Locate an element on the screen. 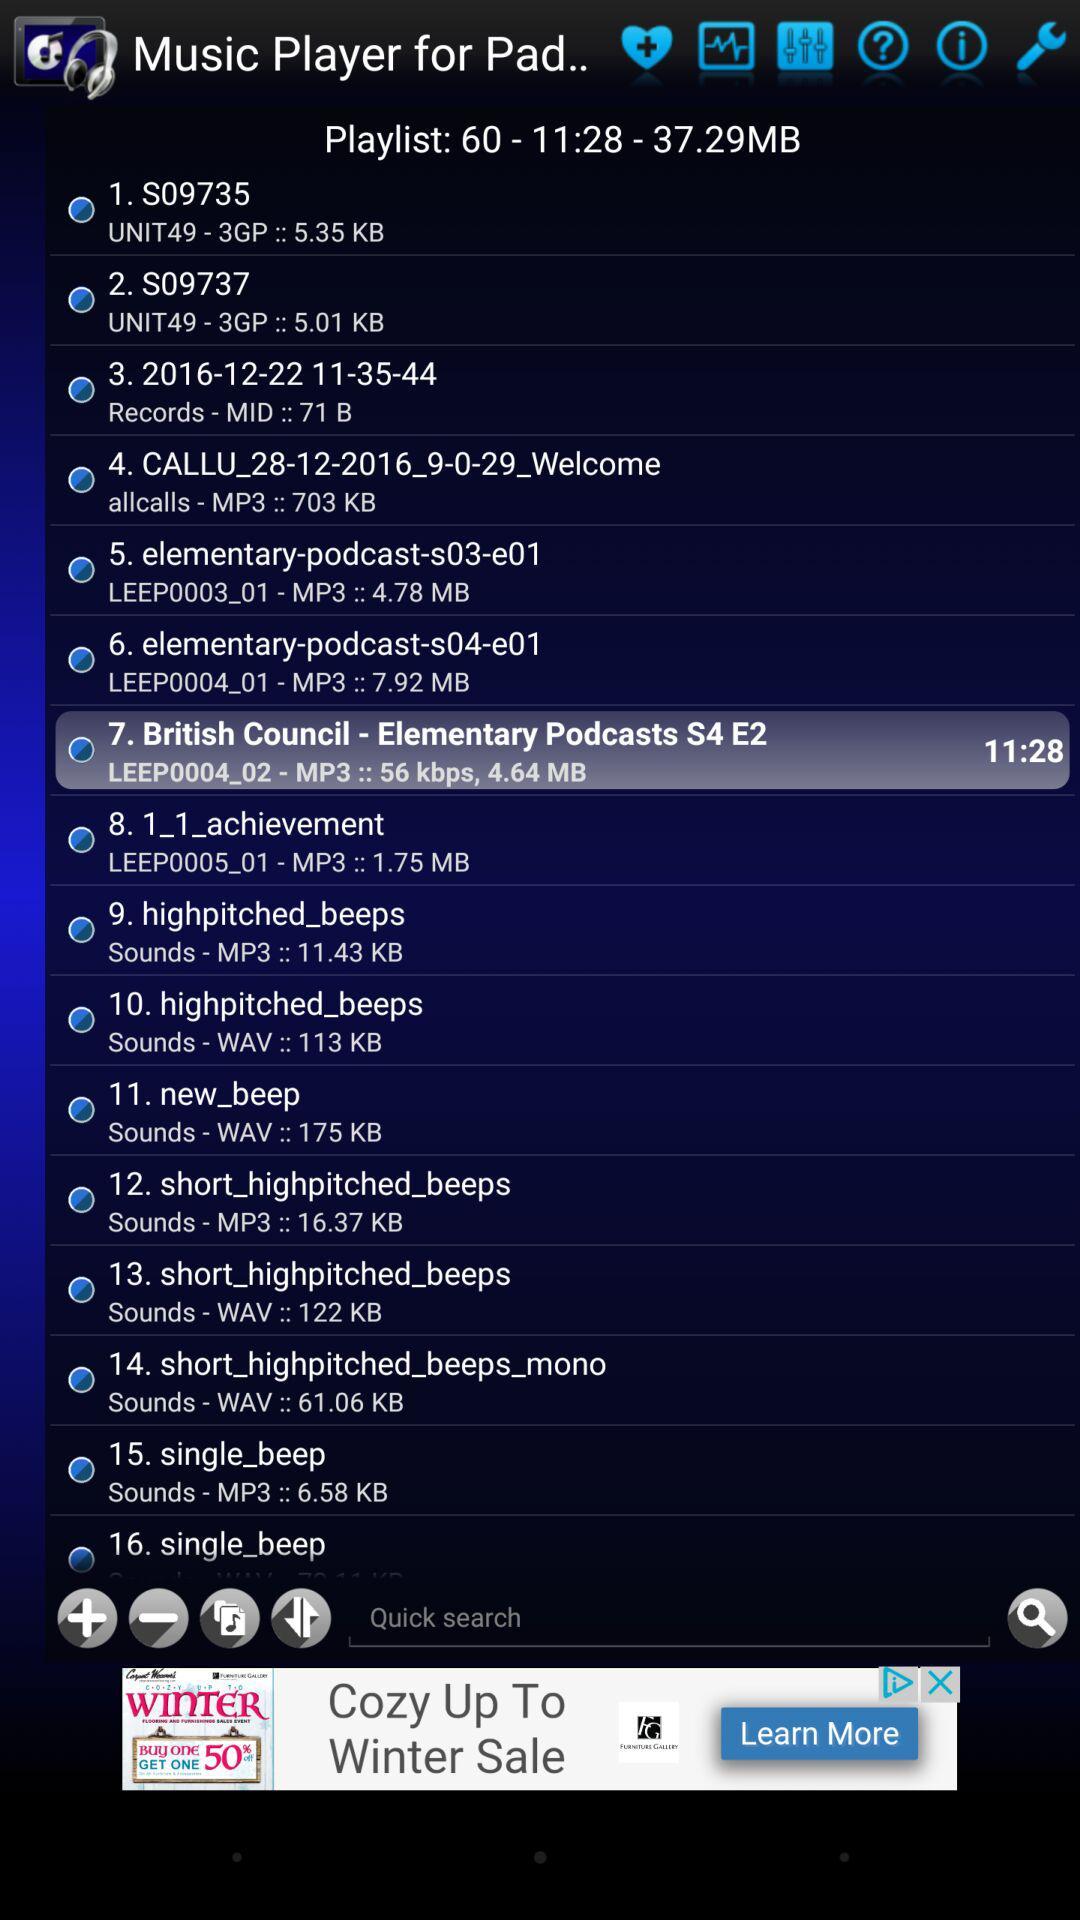 This screenshot has width=1080, height=1920. advertisement is located at coordinates (540, 1727).